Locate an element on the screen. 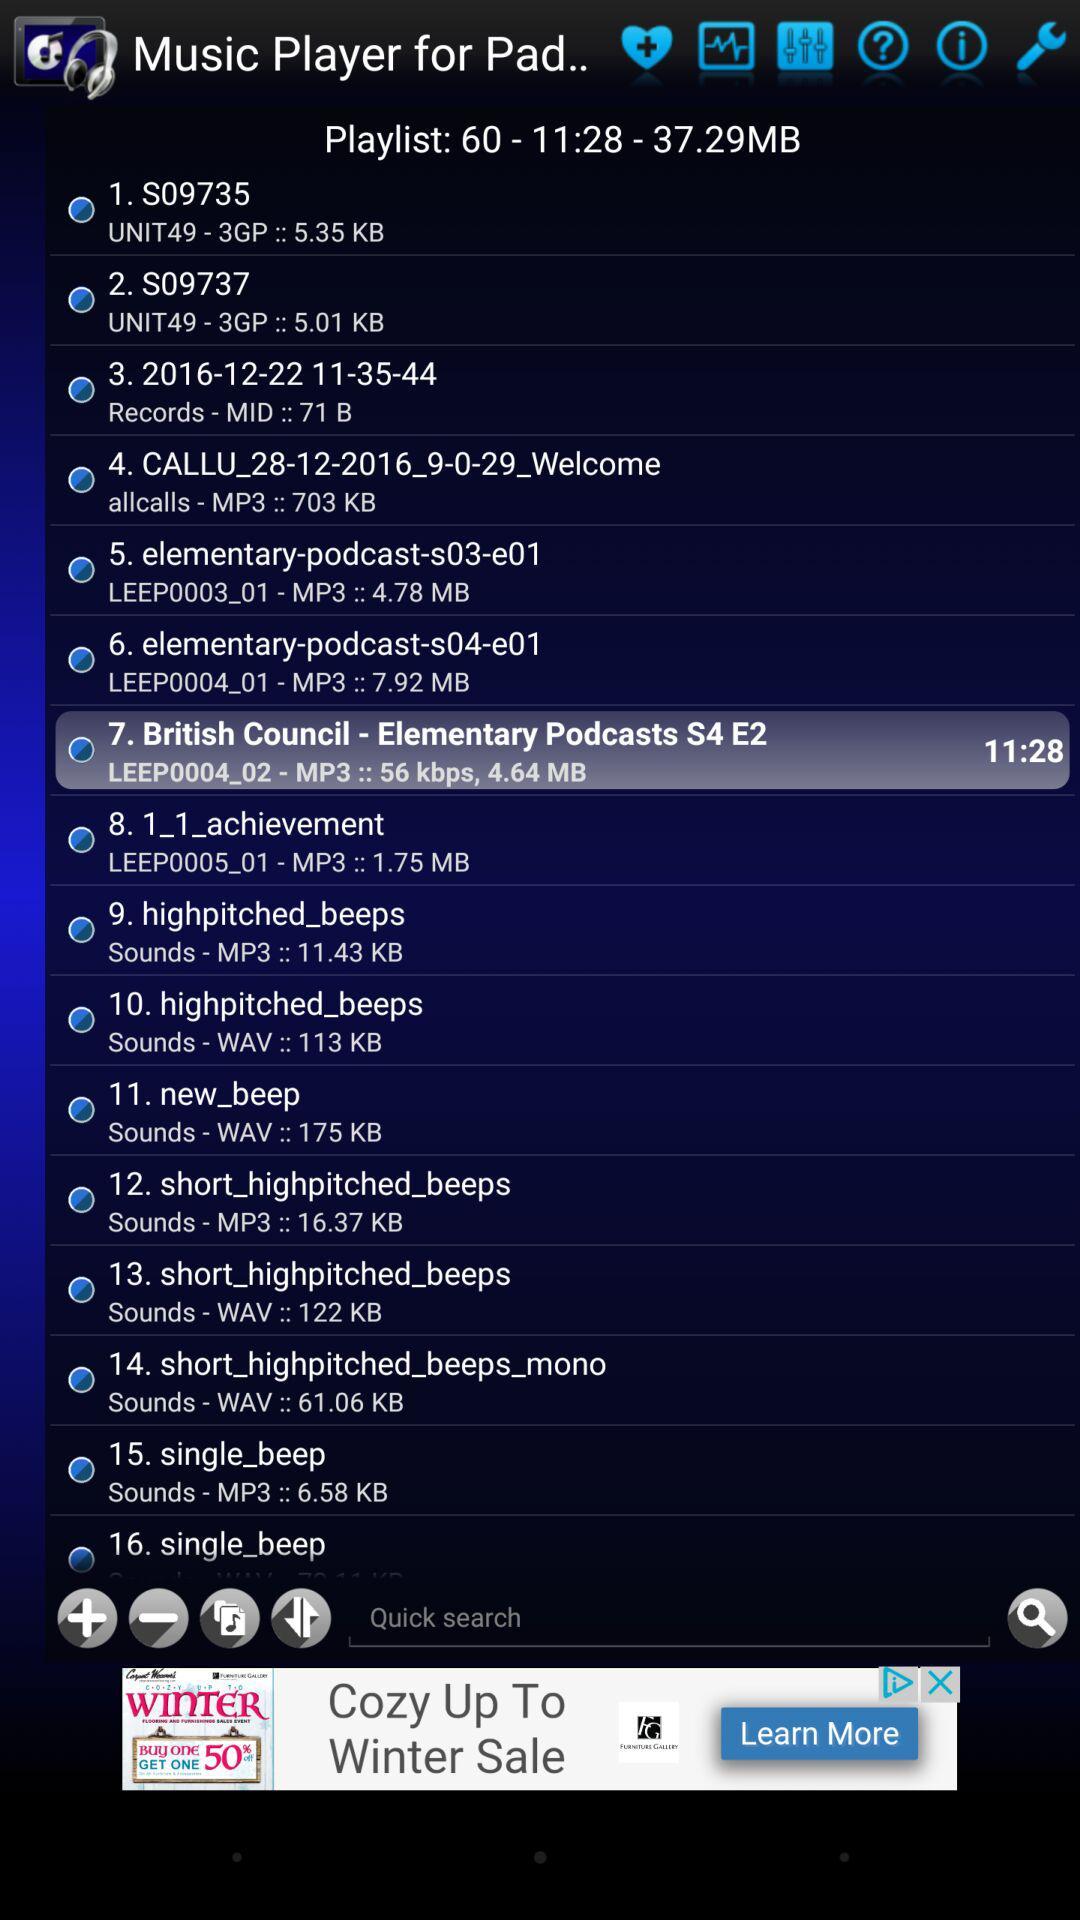 This screenshot has width=1080, height=1920. advertisement is located at coordinates (540, 1727).